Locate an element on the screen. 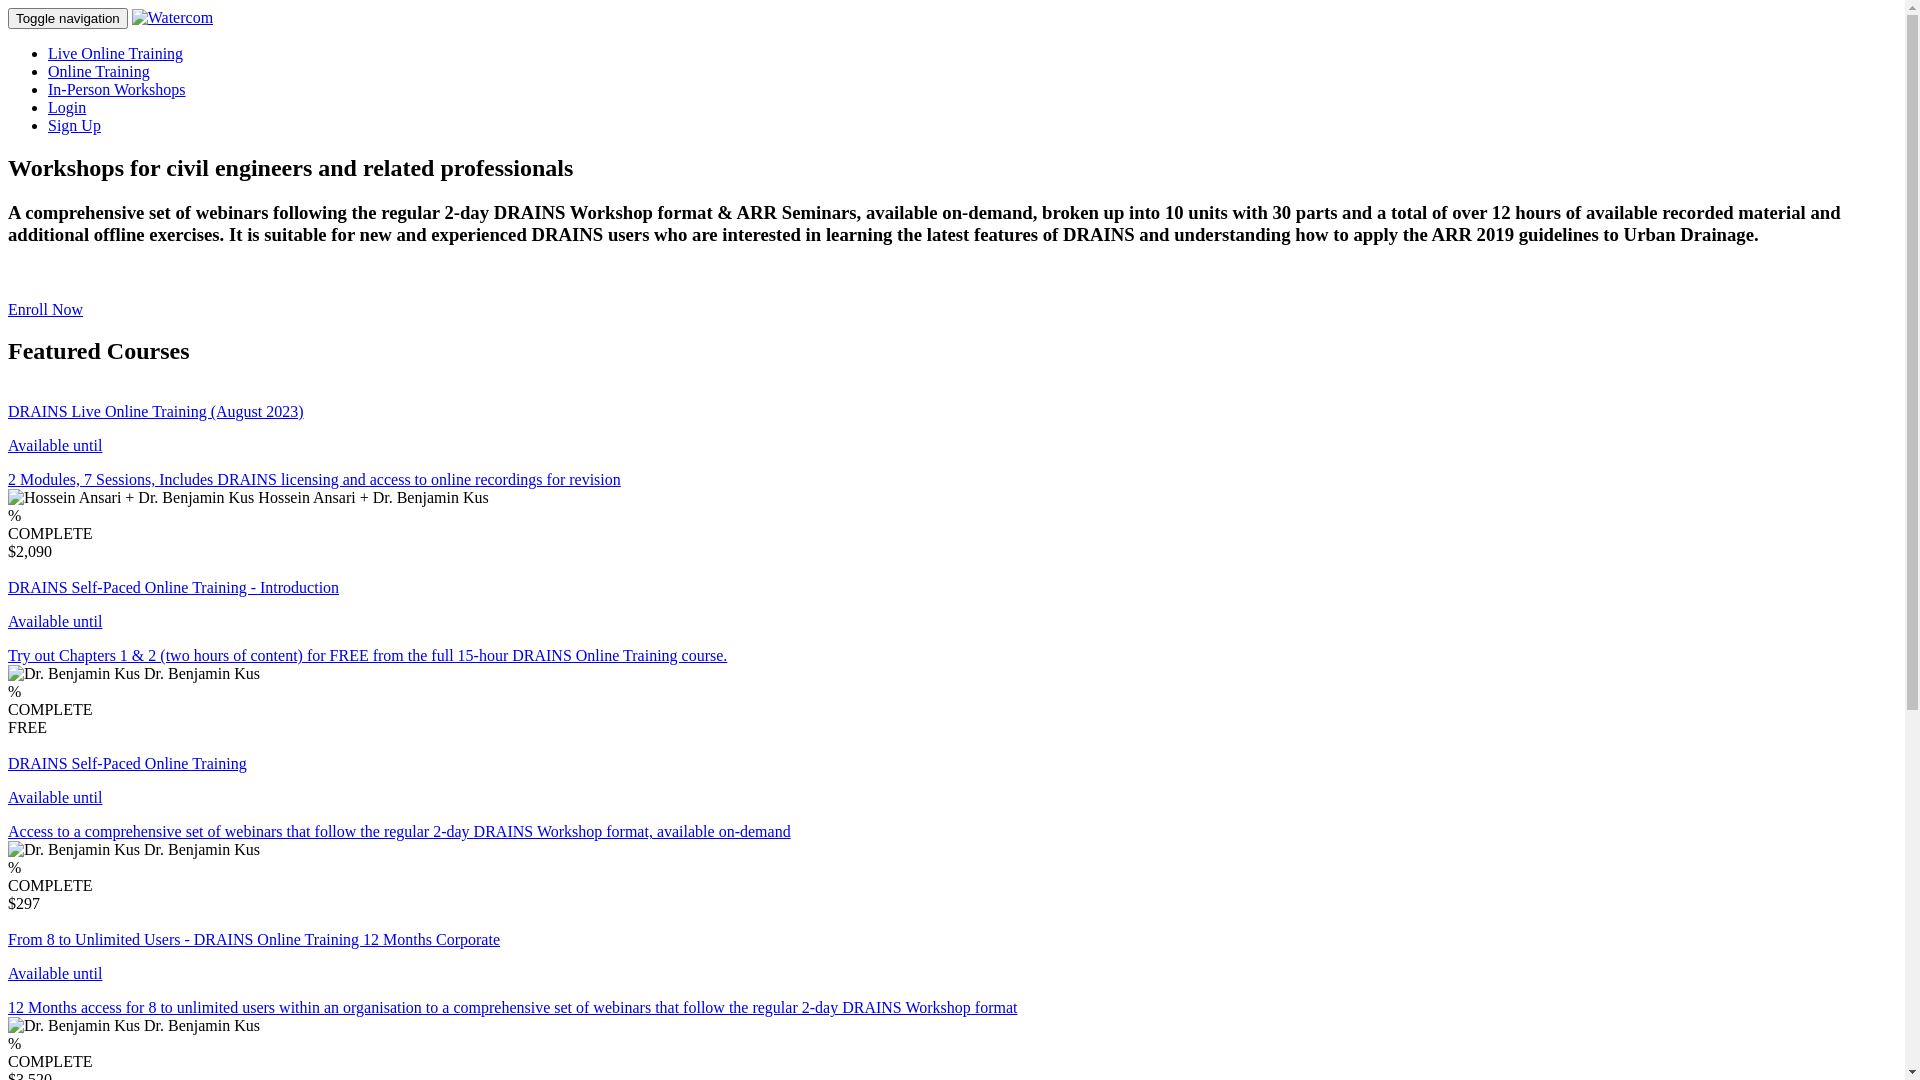 The height and width of the screenshot is (1080, 1920). 'Sign Up' is located at coordinates (74, 125).